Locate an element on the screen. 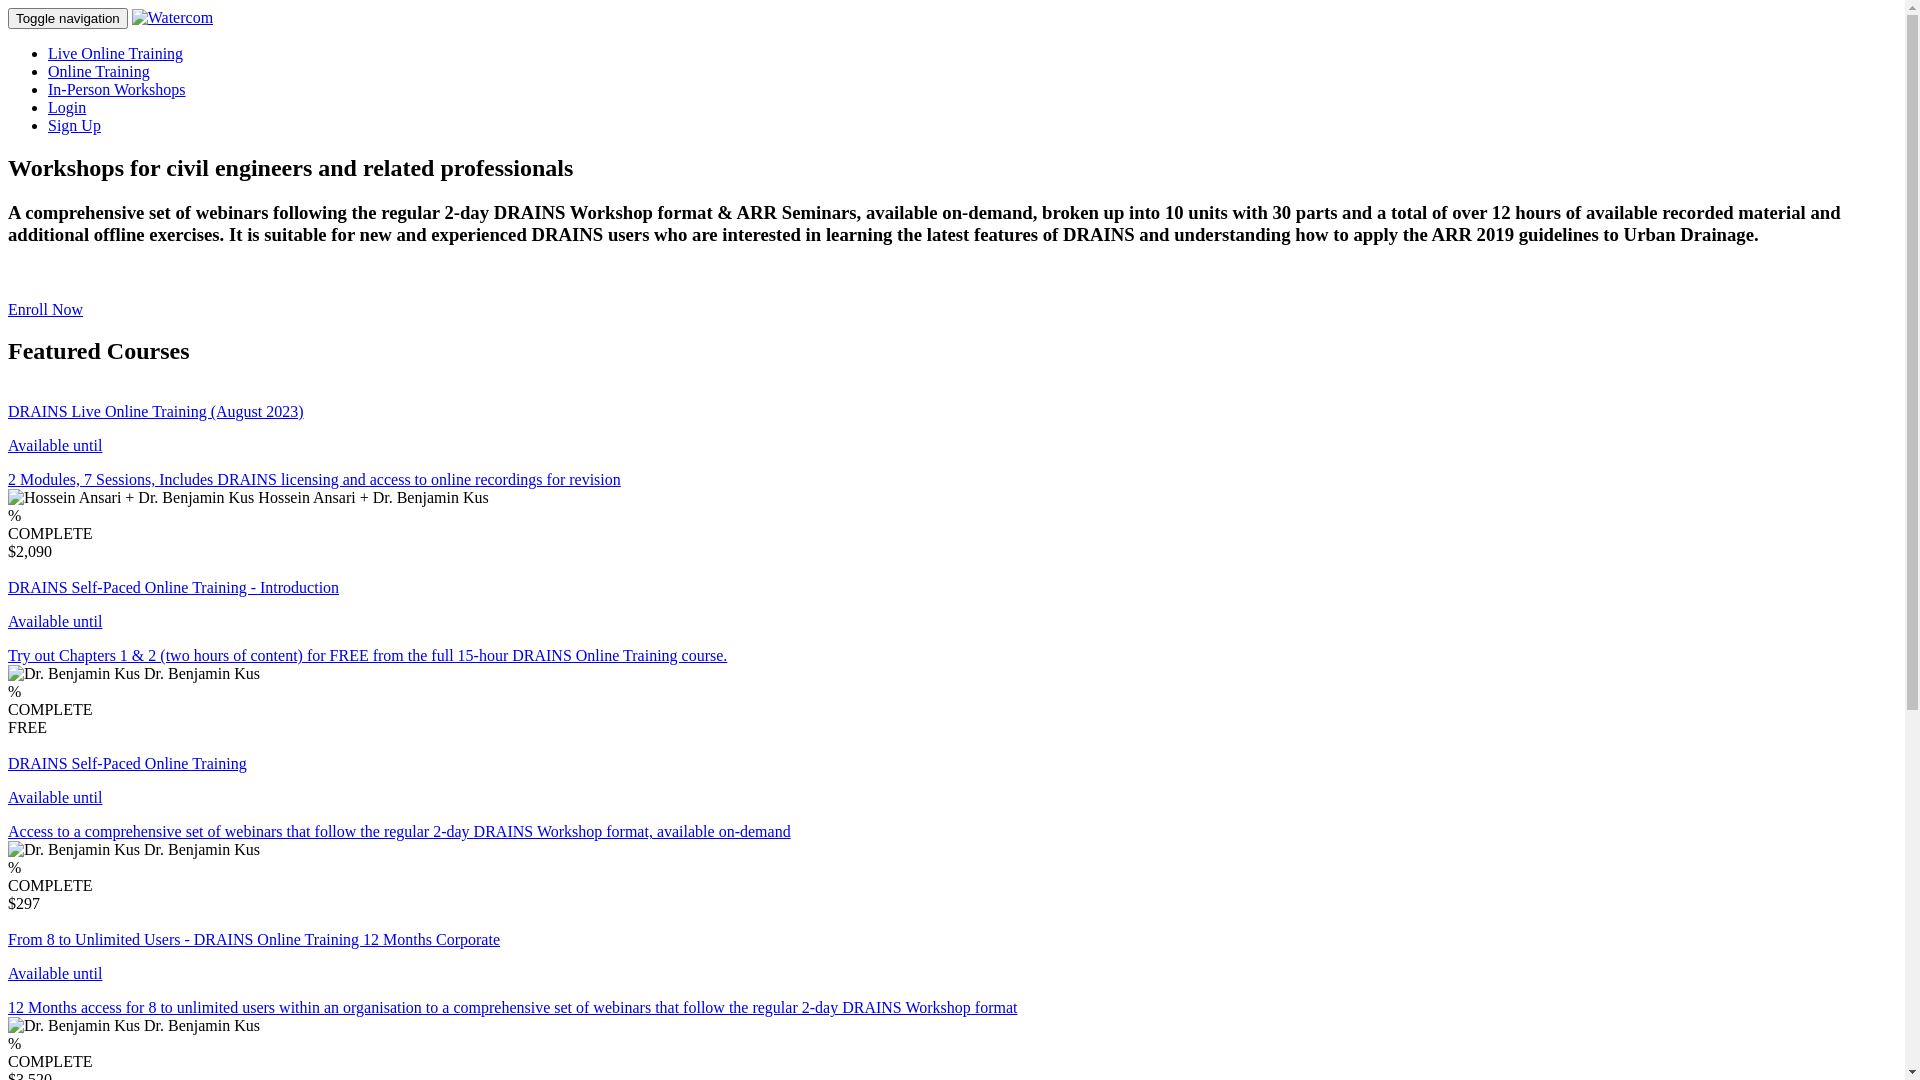 The height and width of the screenshot is (1080, 1920). 'Sign Up' is located at coordinates (74, 125).